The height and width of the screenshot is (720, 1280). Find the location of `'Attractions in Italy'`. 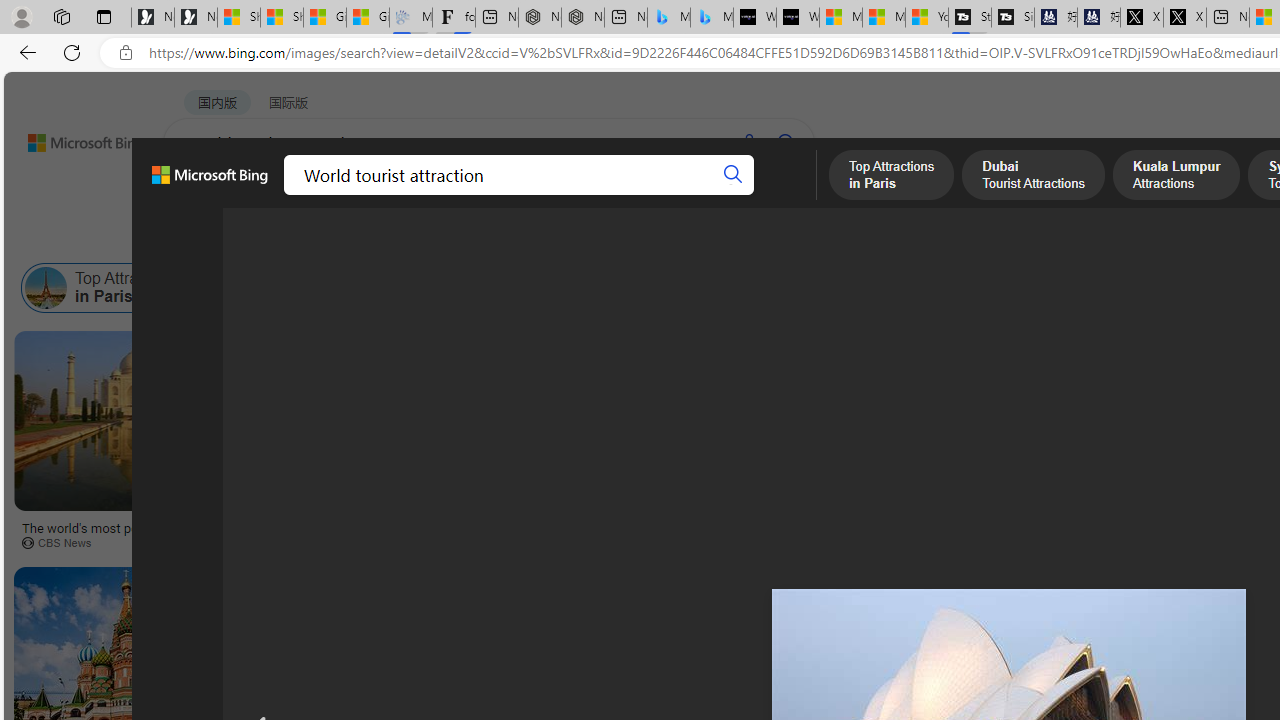

'Attractions in Italy' is located at coordinates (1039, 288).